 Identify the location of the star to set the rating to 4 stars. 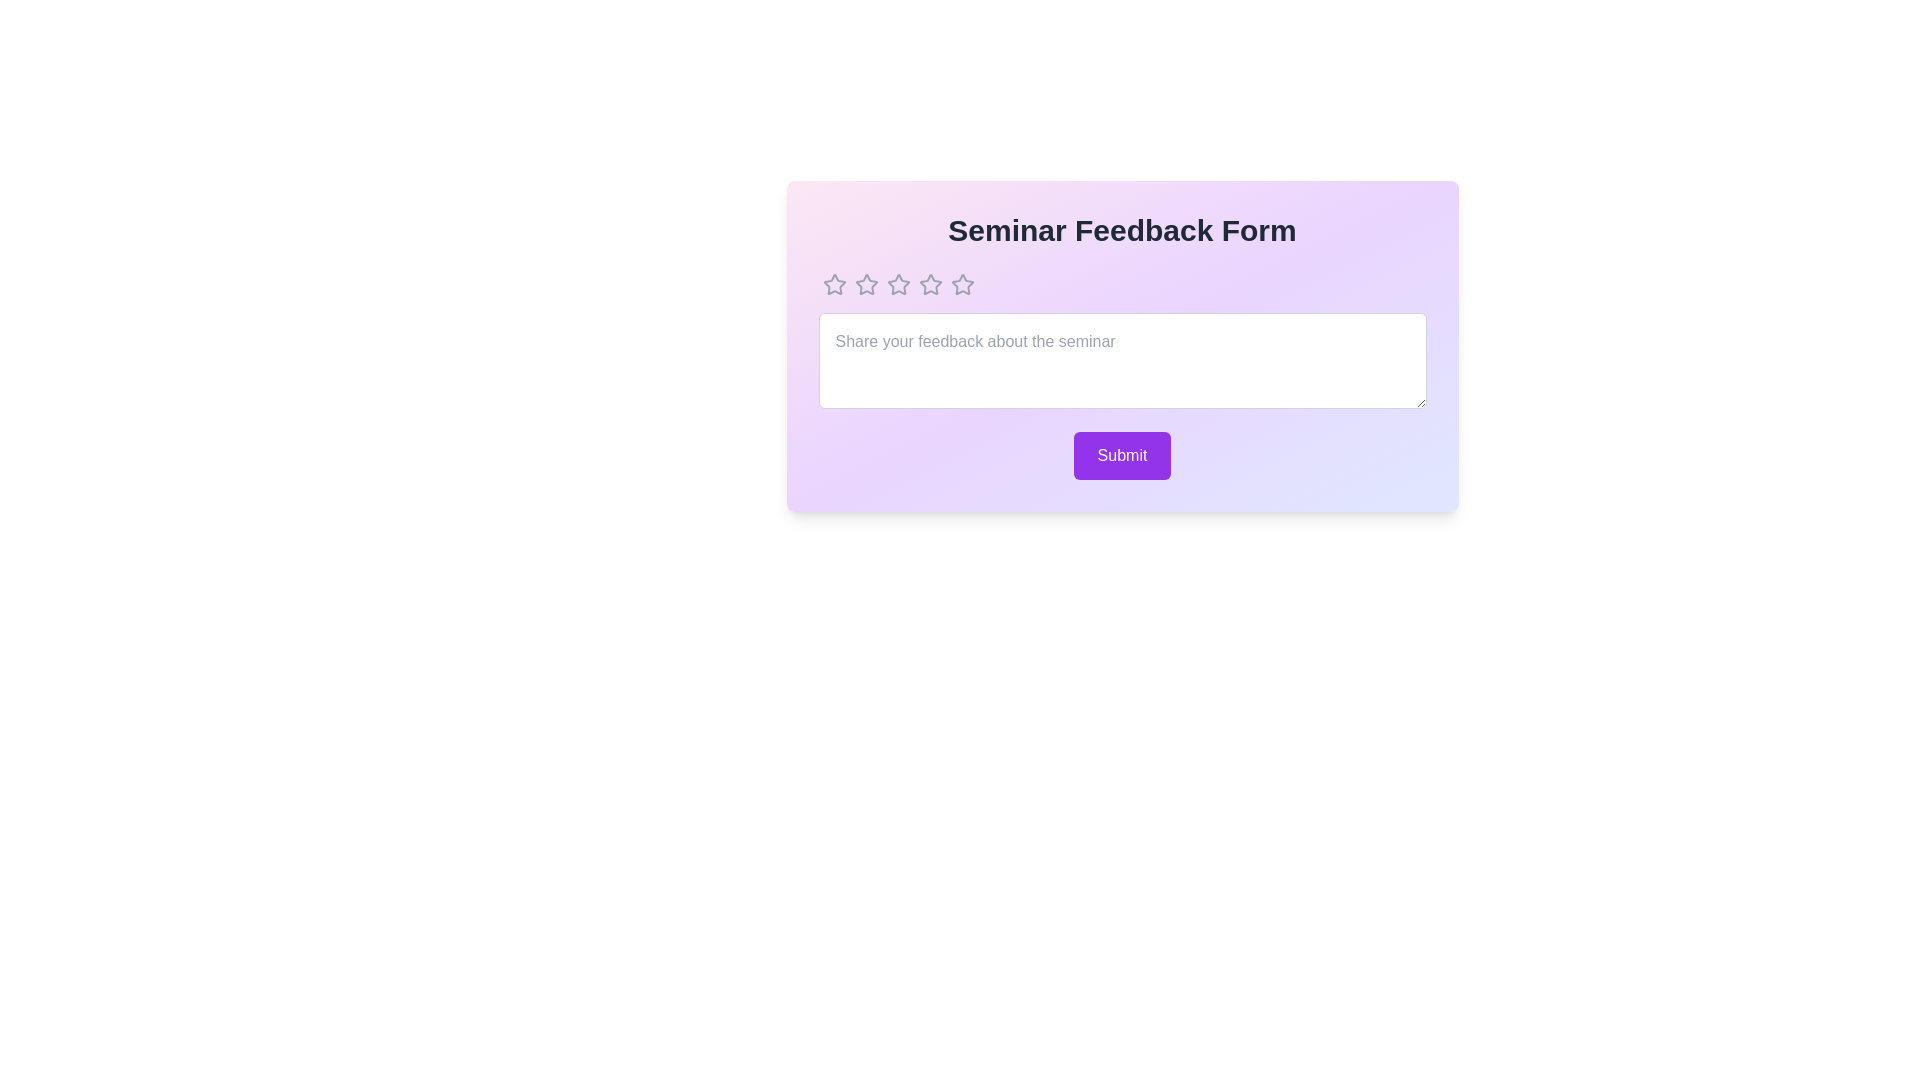
(929, 285).